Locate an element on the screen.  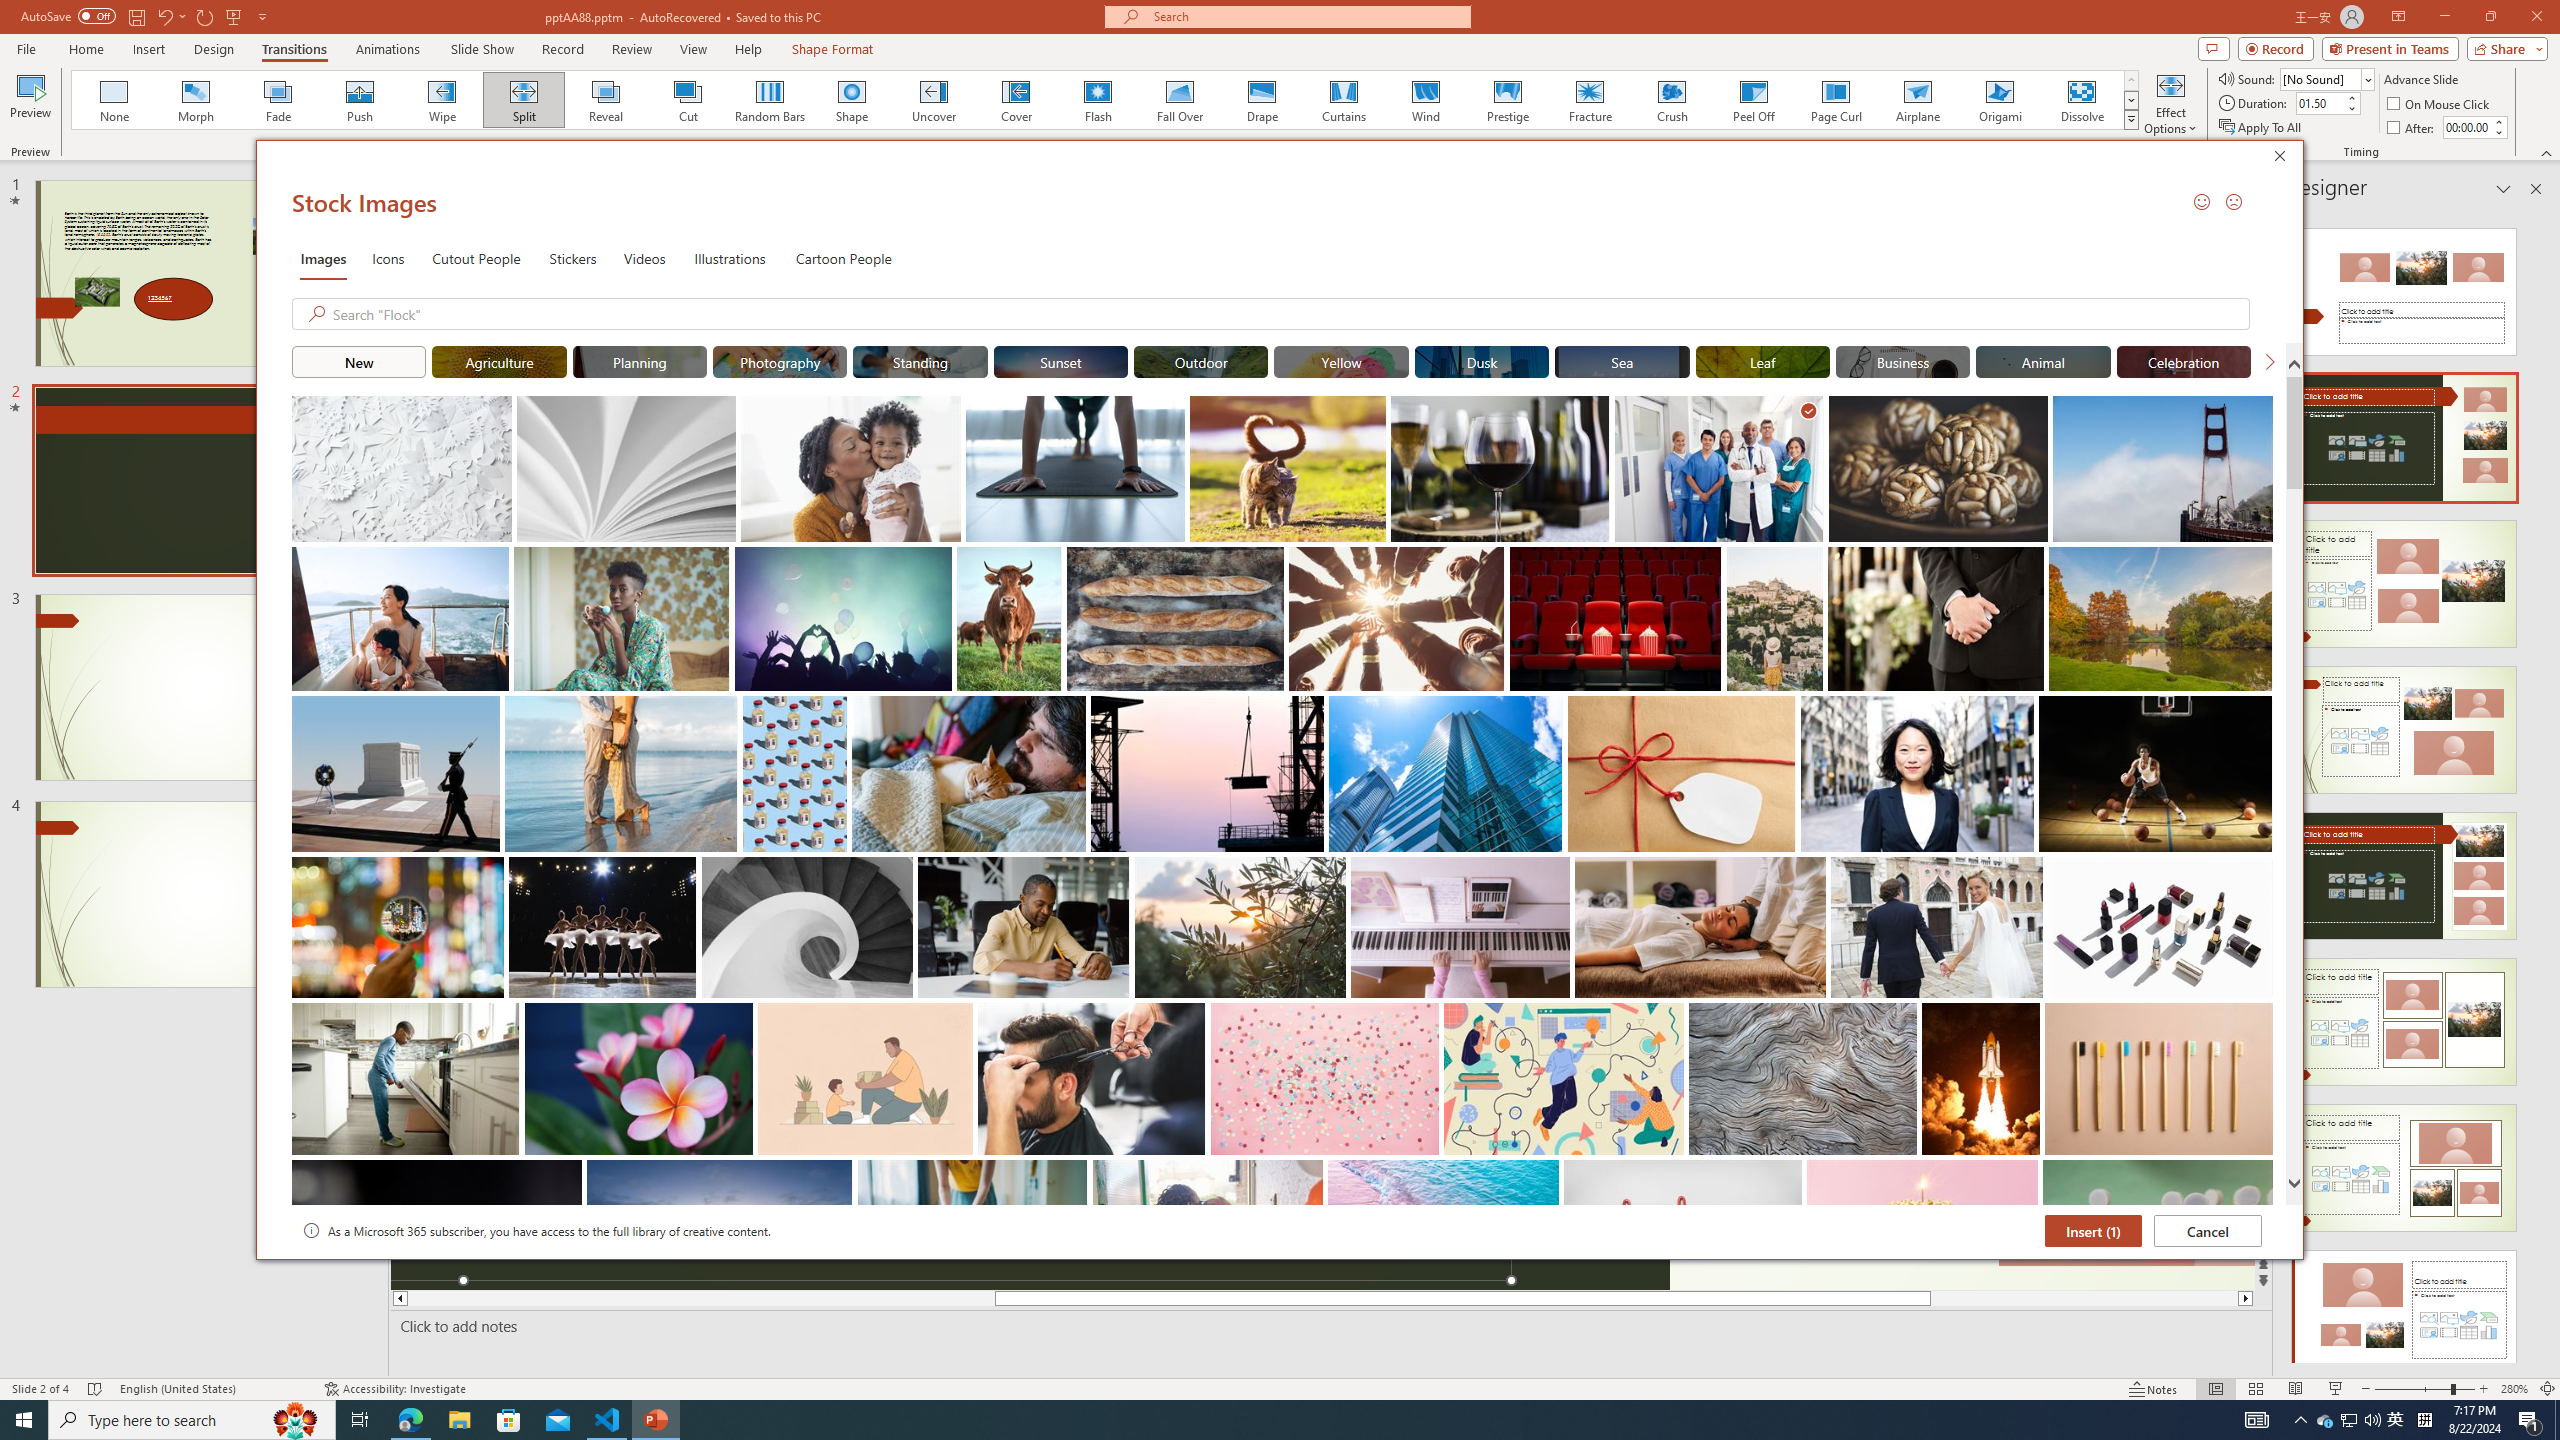
'Curtains' is located at coordinates (1344, 99).